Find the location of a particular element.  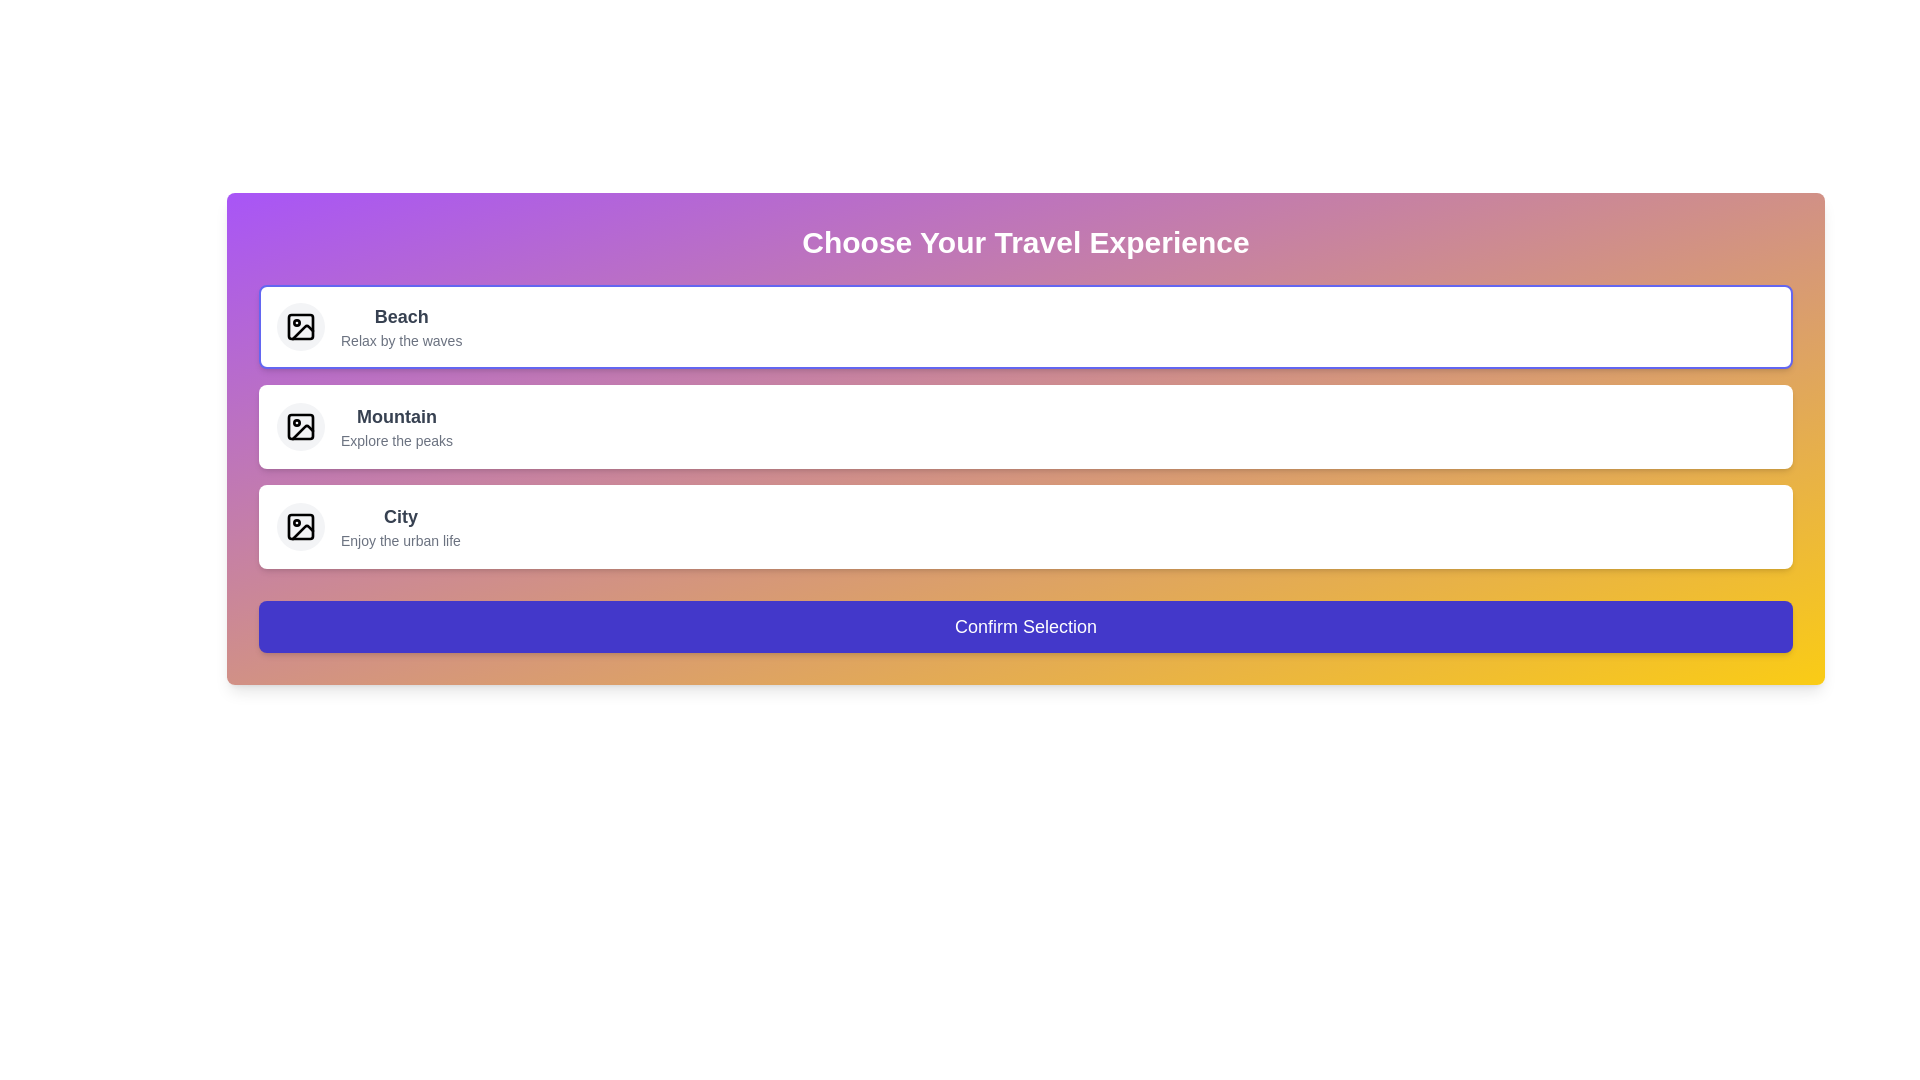

contextual information provided by the static text label located below the 'Mountain' title in the second option card is located at coordinates (397, 439).